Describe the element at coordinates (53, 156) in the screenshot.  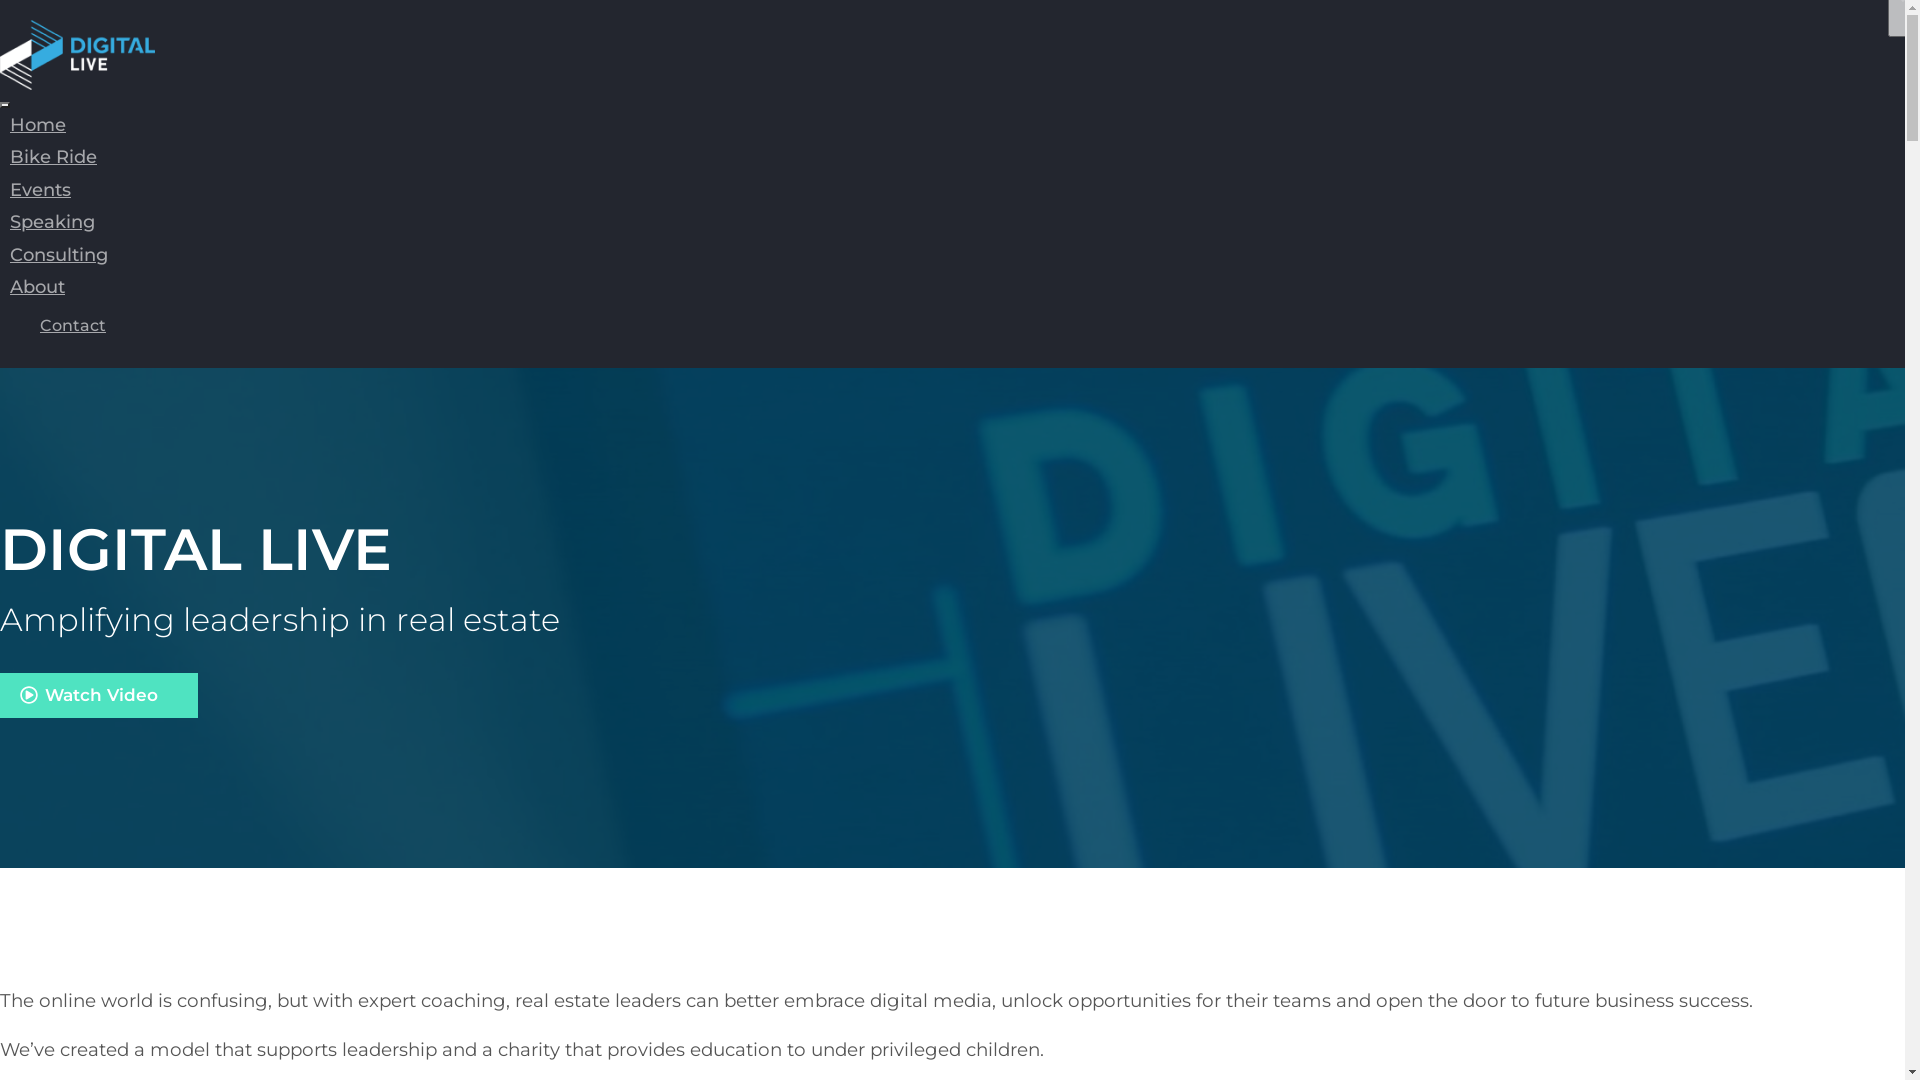
I see `'Bike Ride'` at that location.